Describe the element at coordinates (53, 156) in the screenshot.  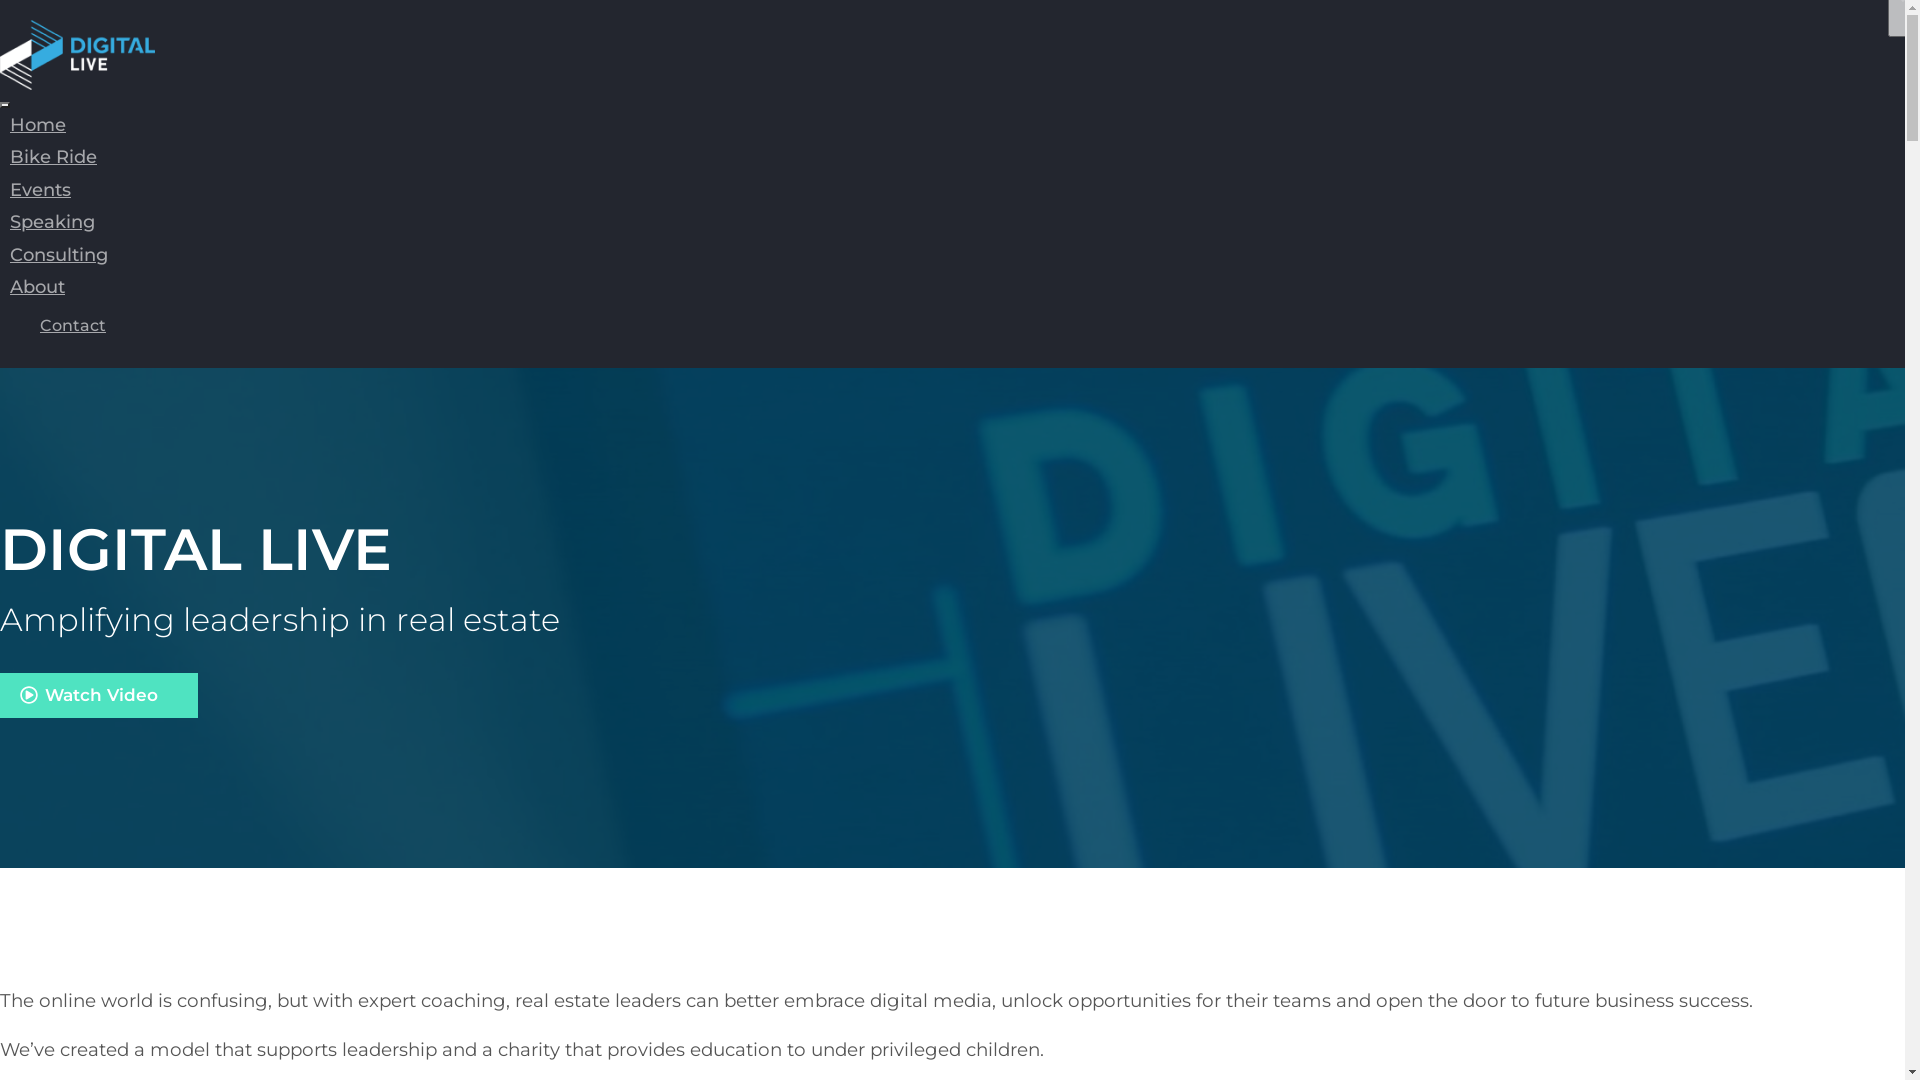
I see `'Bike Ride'` at that location.